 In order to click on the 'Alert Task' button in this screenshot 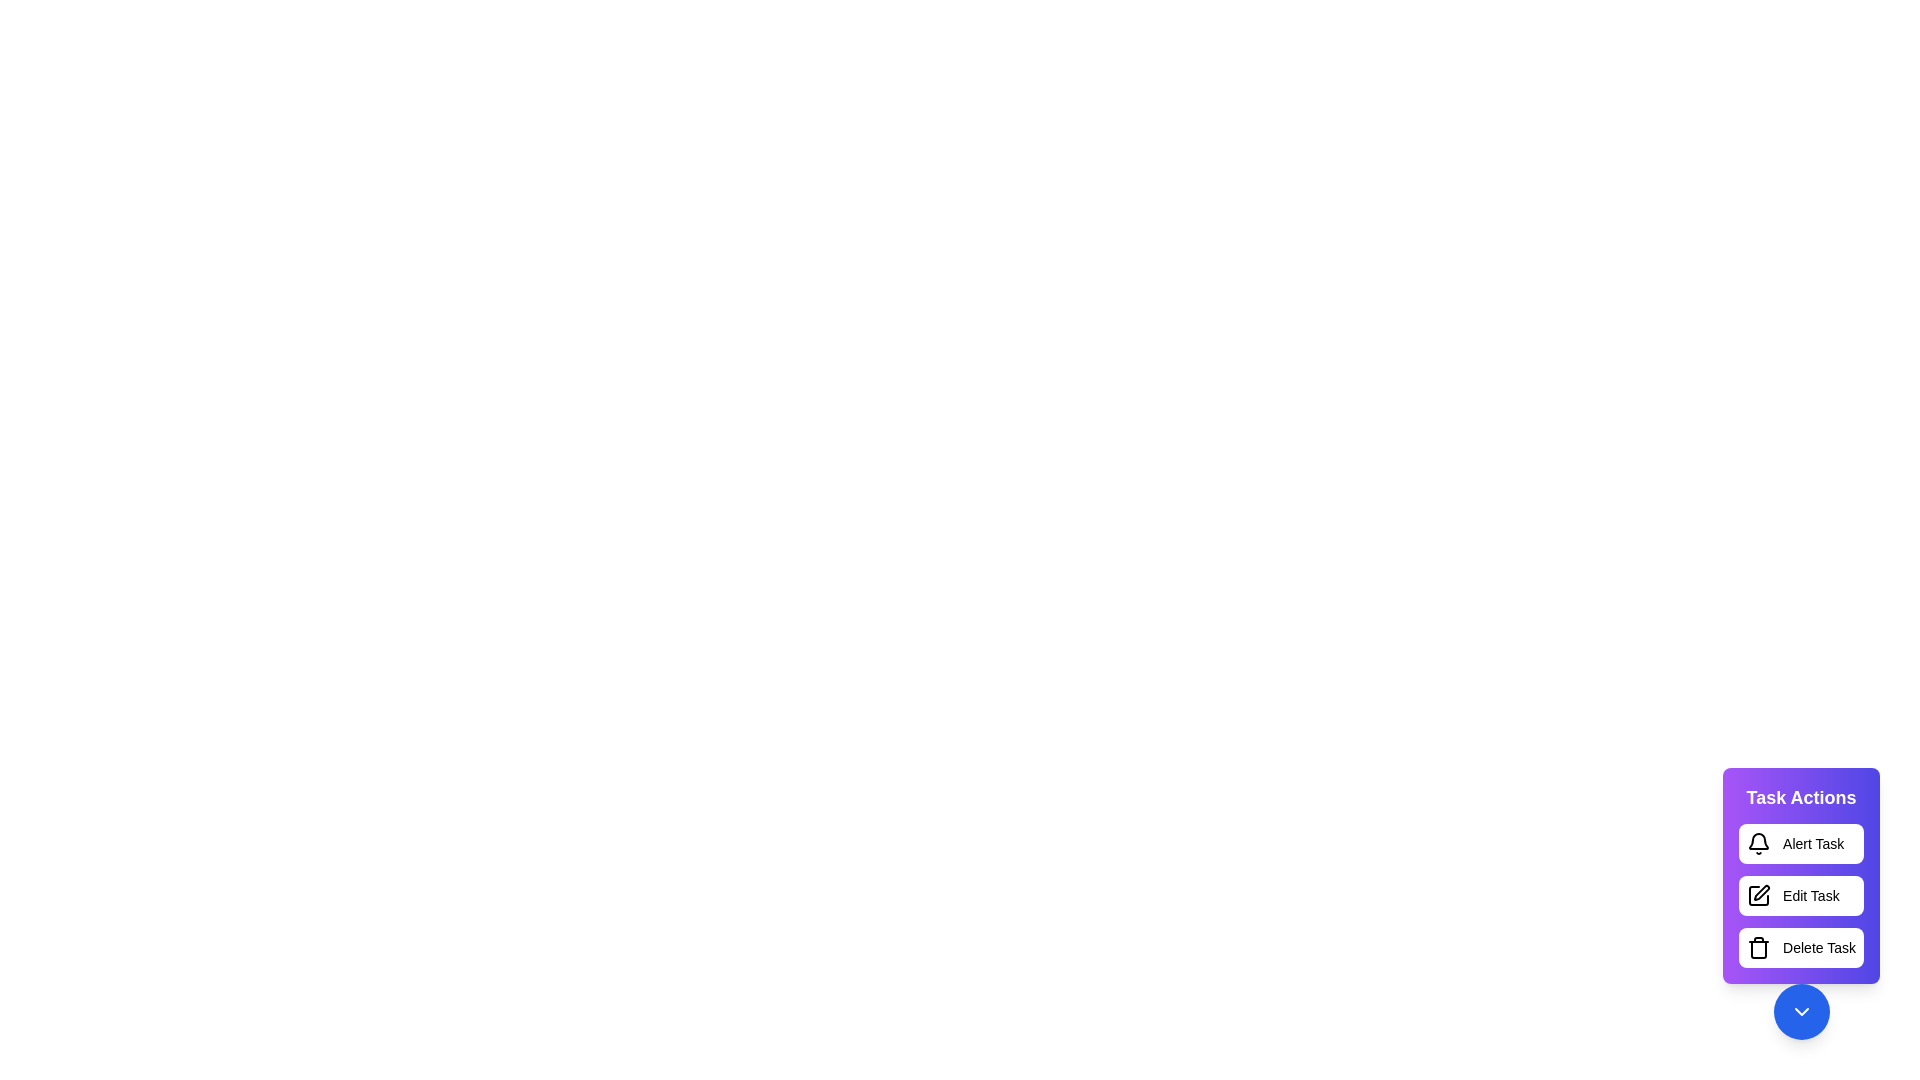, I will do `click(1801, 844)`.